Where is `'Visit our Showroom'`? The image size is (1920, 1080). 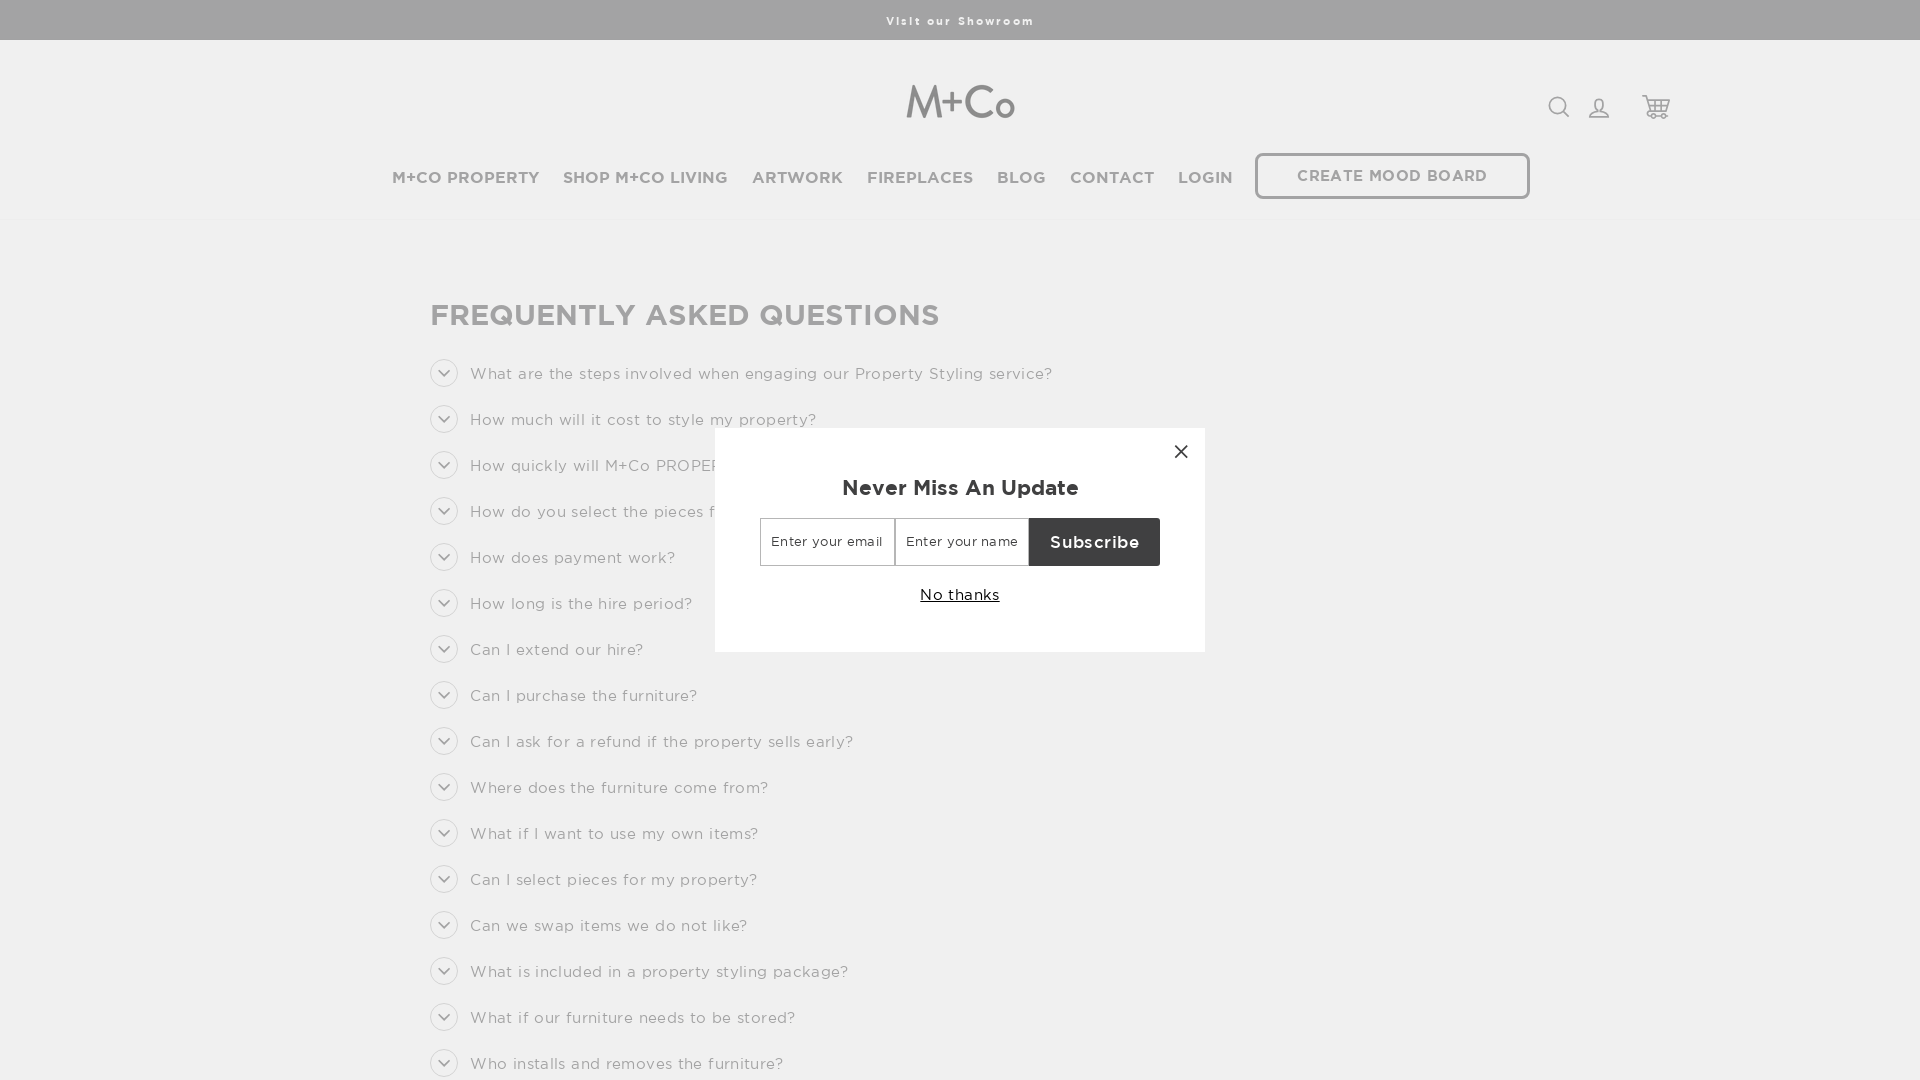 'Visit our Showroom' is located at coordinates (960, 19).